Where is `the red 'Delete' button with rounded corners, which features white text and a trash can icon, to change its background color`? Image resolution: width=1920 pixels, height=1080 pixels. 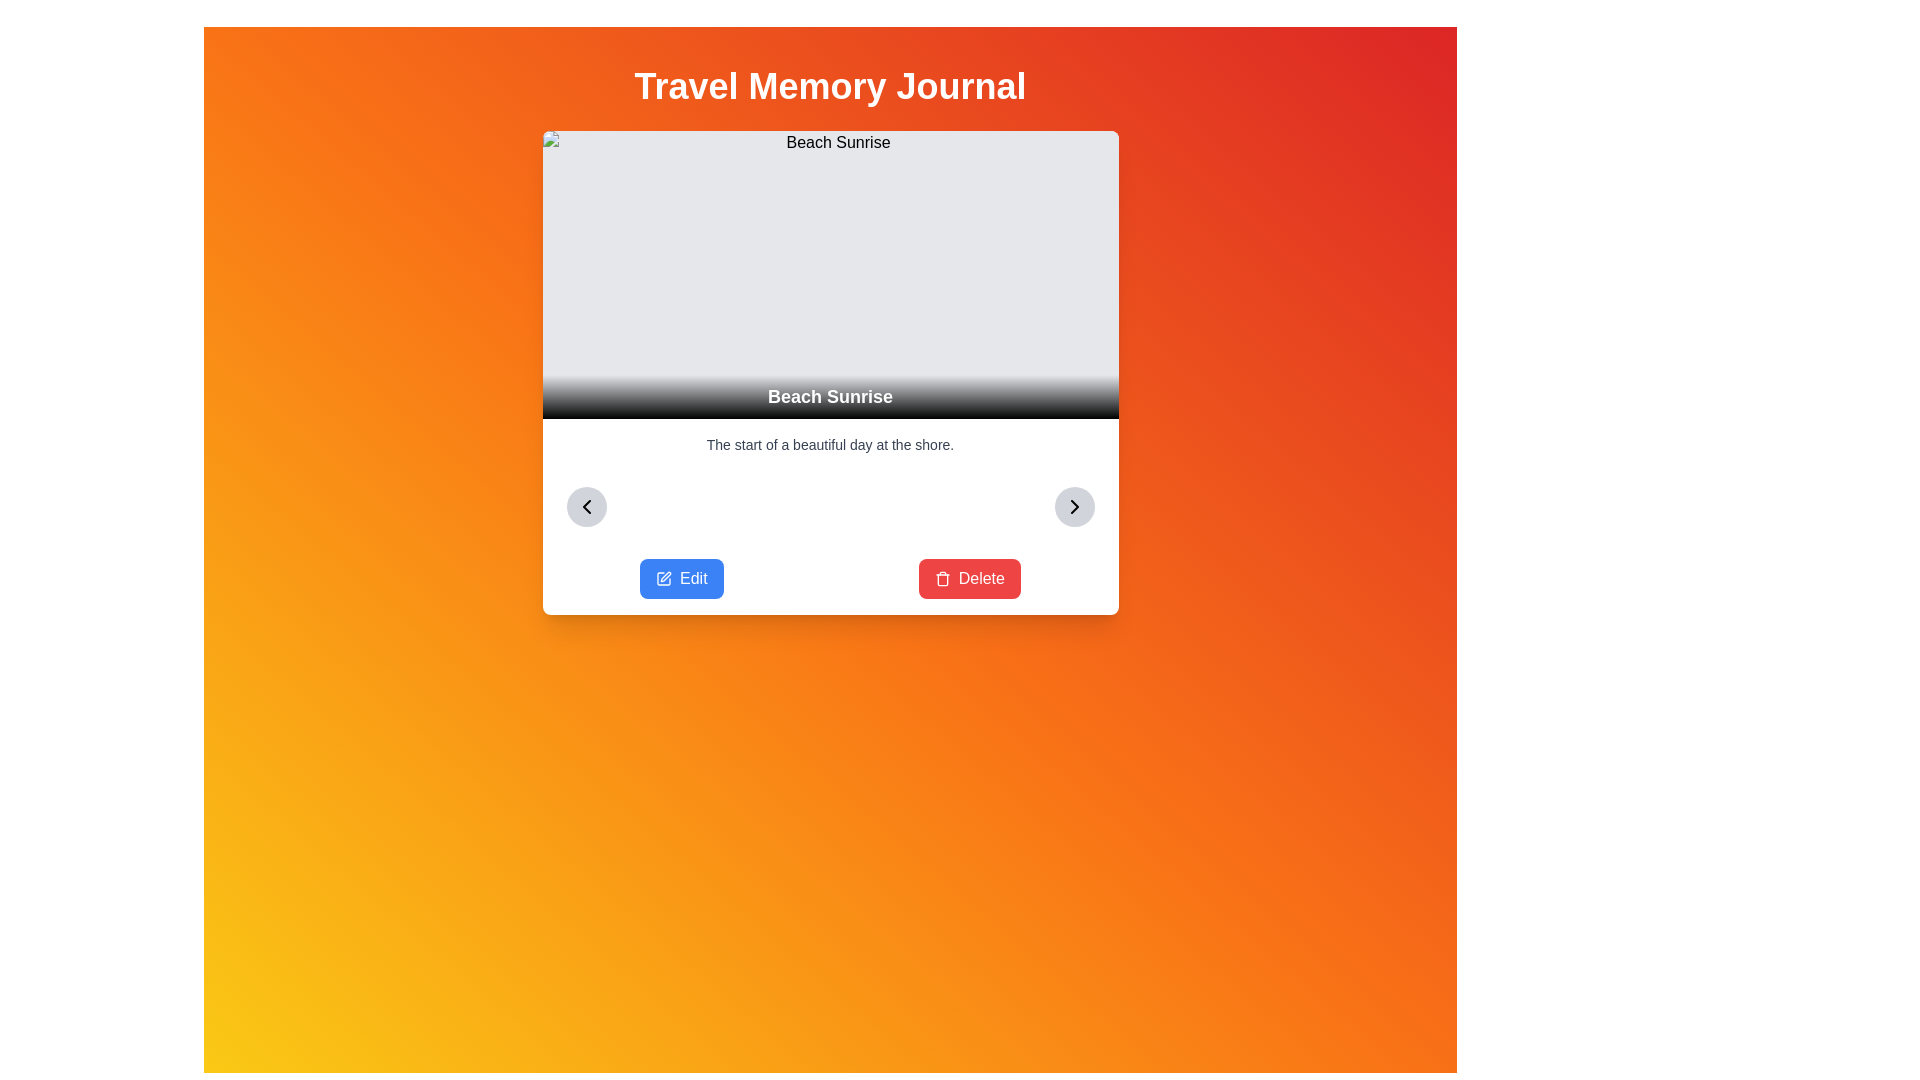 the red 'Delete' button with rounded corners, which features white text and a trash can icon, to change its background color is located at coordinates (969, 578).